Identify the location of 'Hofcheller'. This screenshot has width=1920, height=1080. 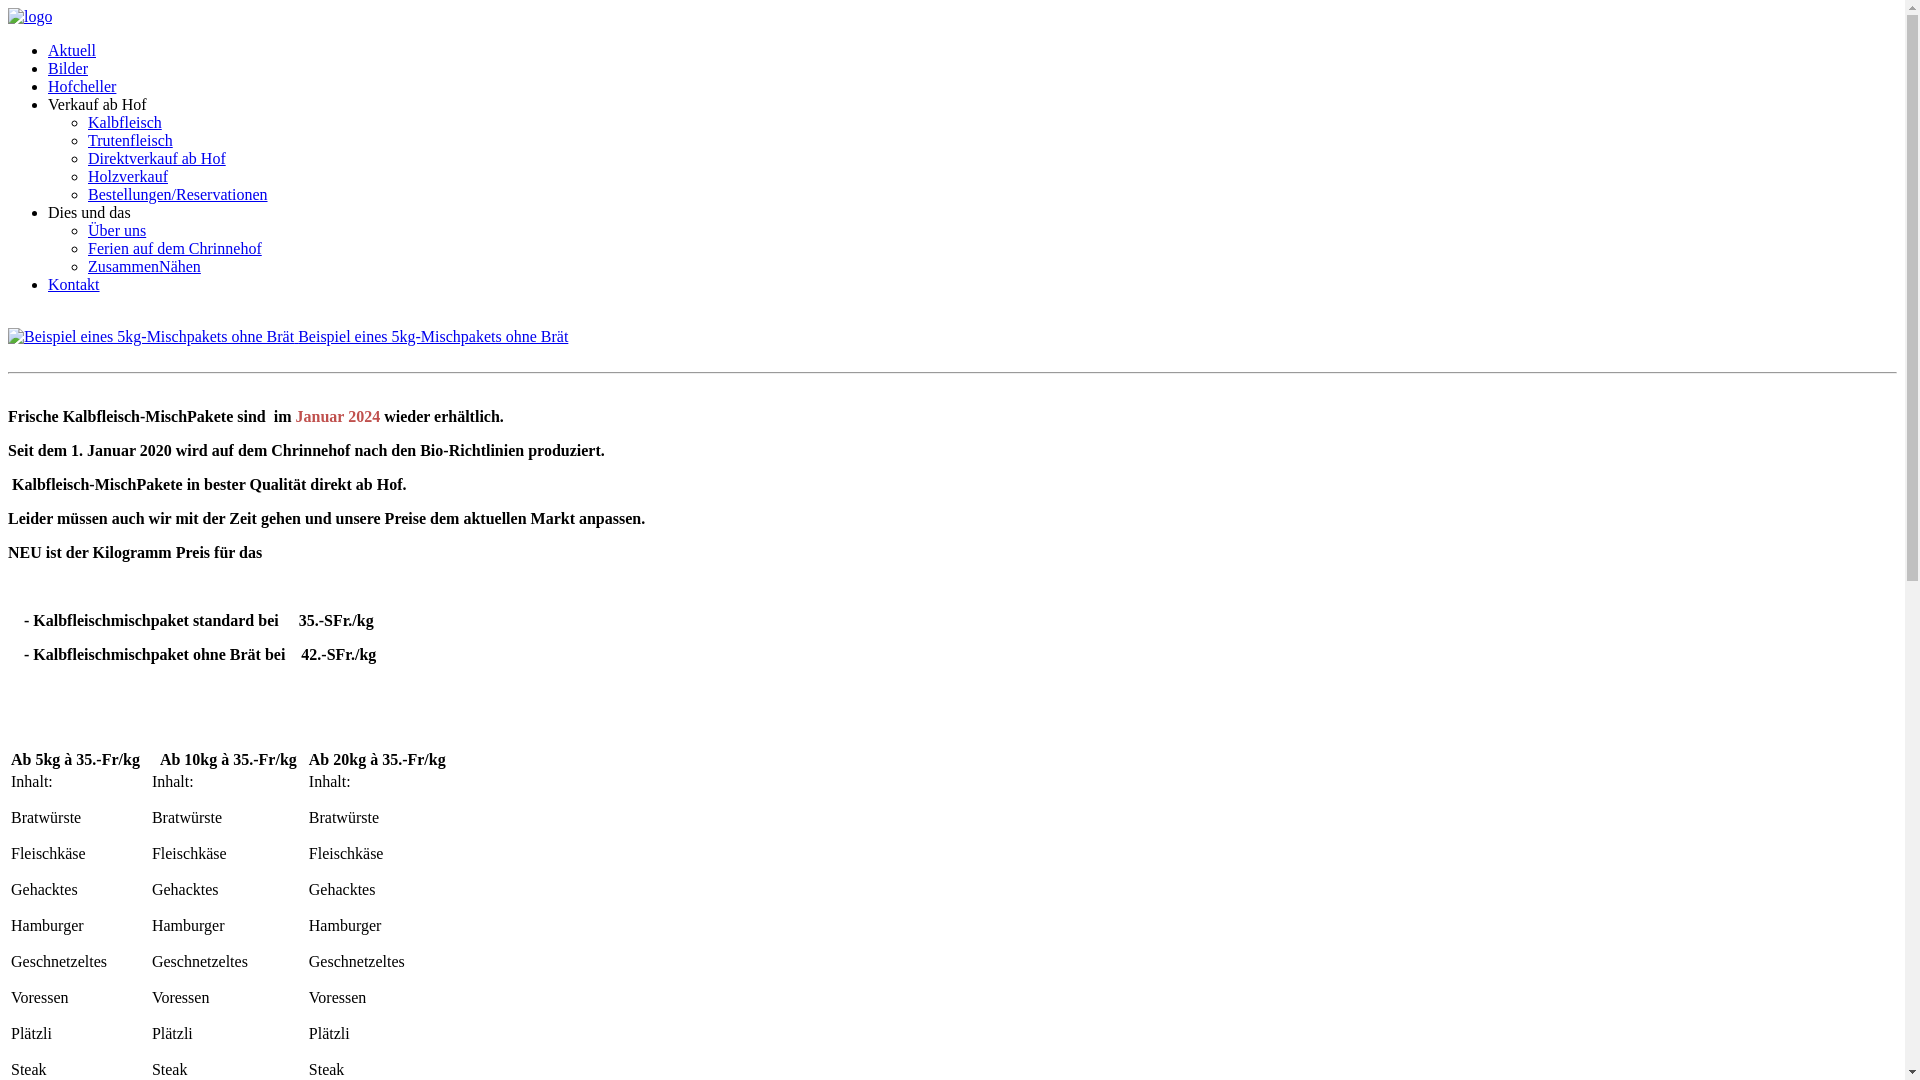
(80, 85).